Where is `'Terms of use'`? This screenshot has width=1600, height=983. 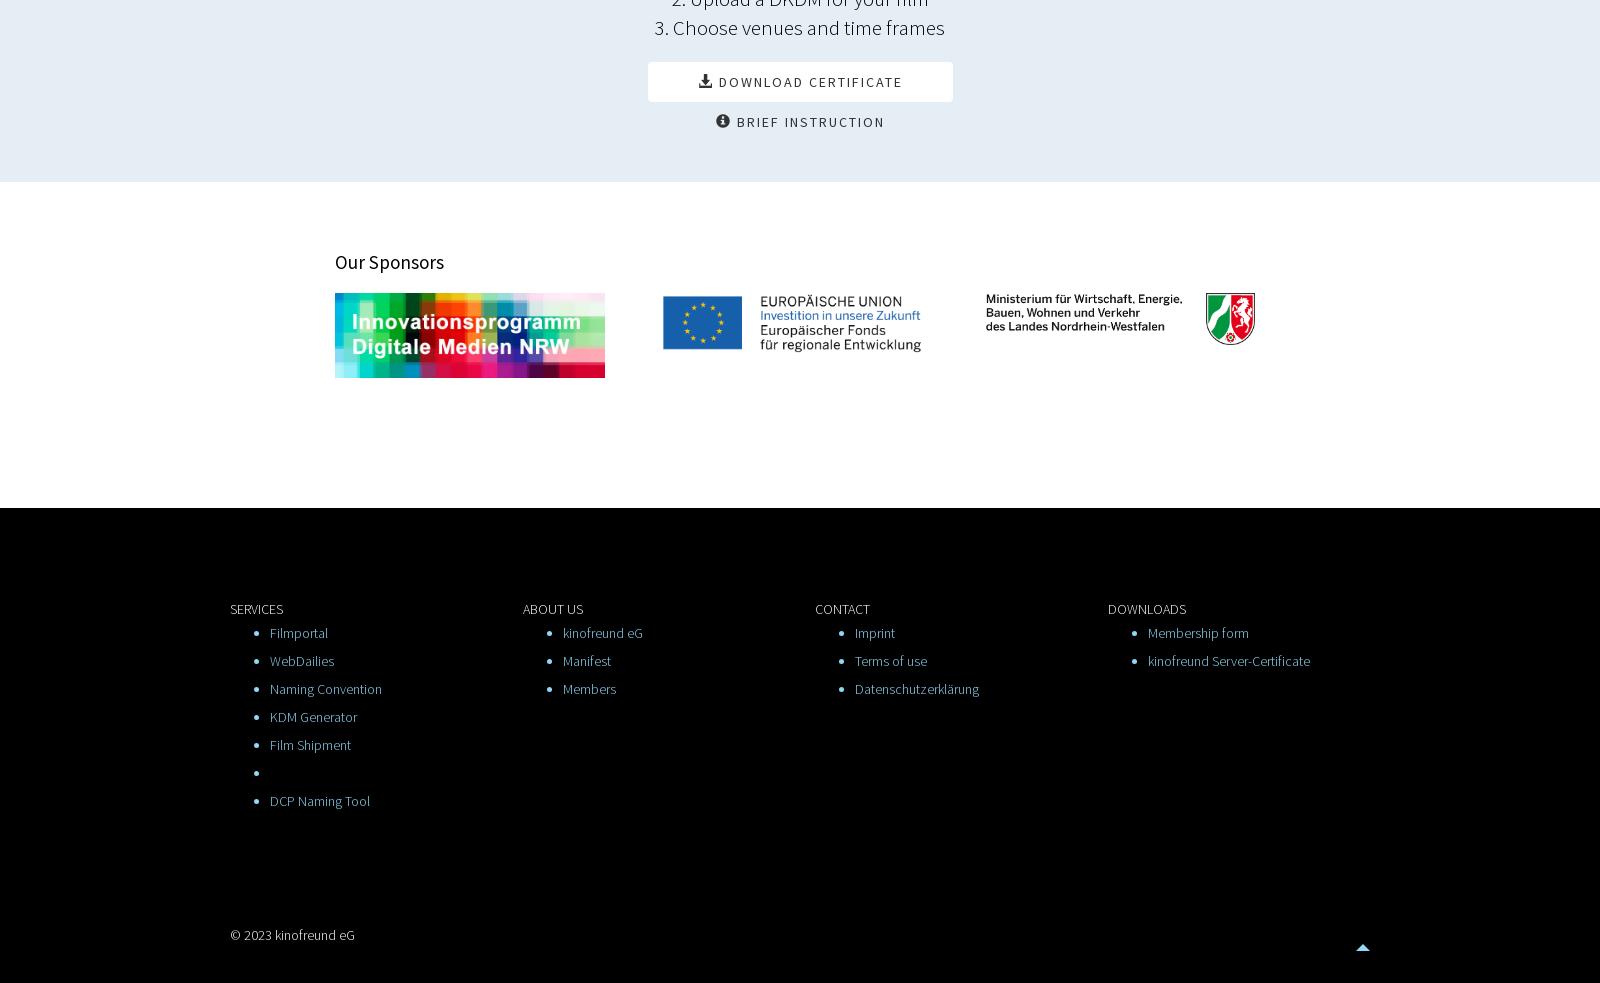 'Terms of use' is located at coordinates (890, 659).